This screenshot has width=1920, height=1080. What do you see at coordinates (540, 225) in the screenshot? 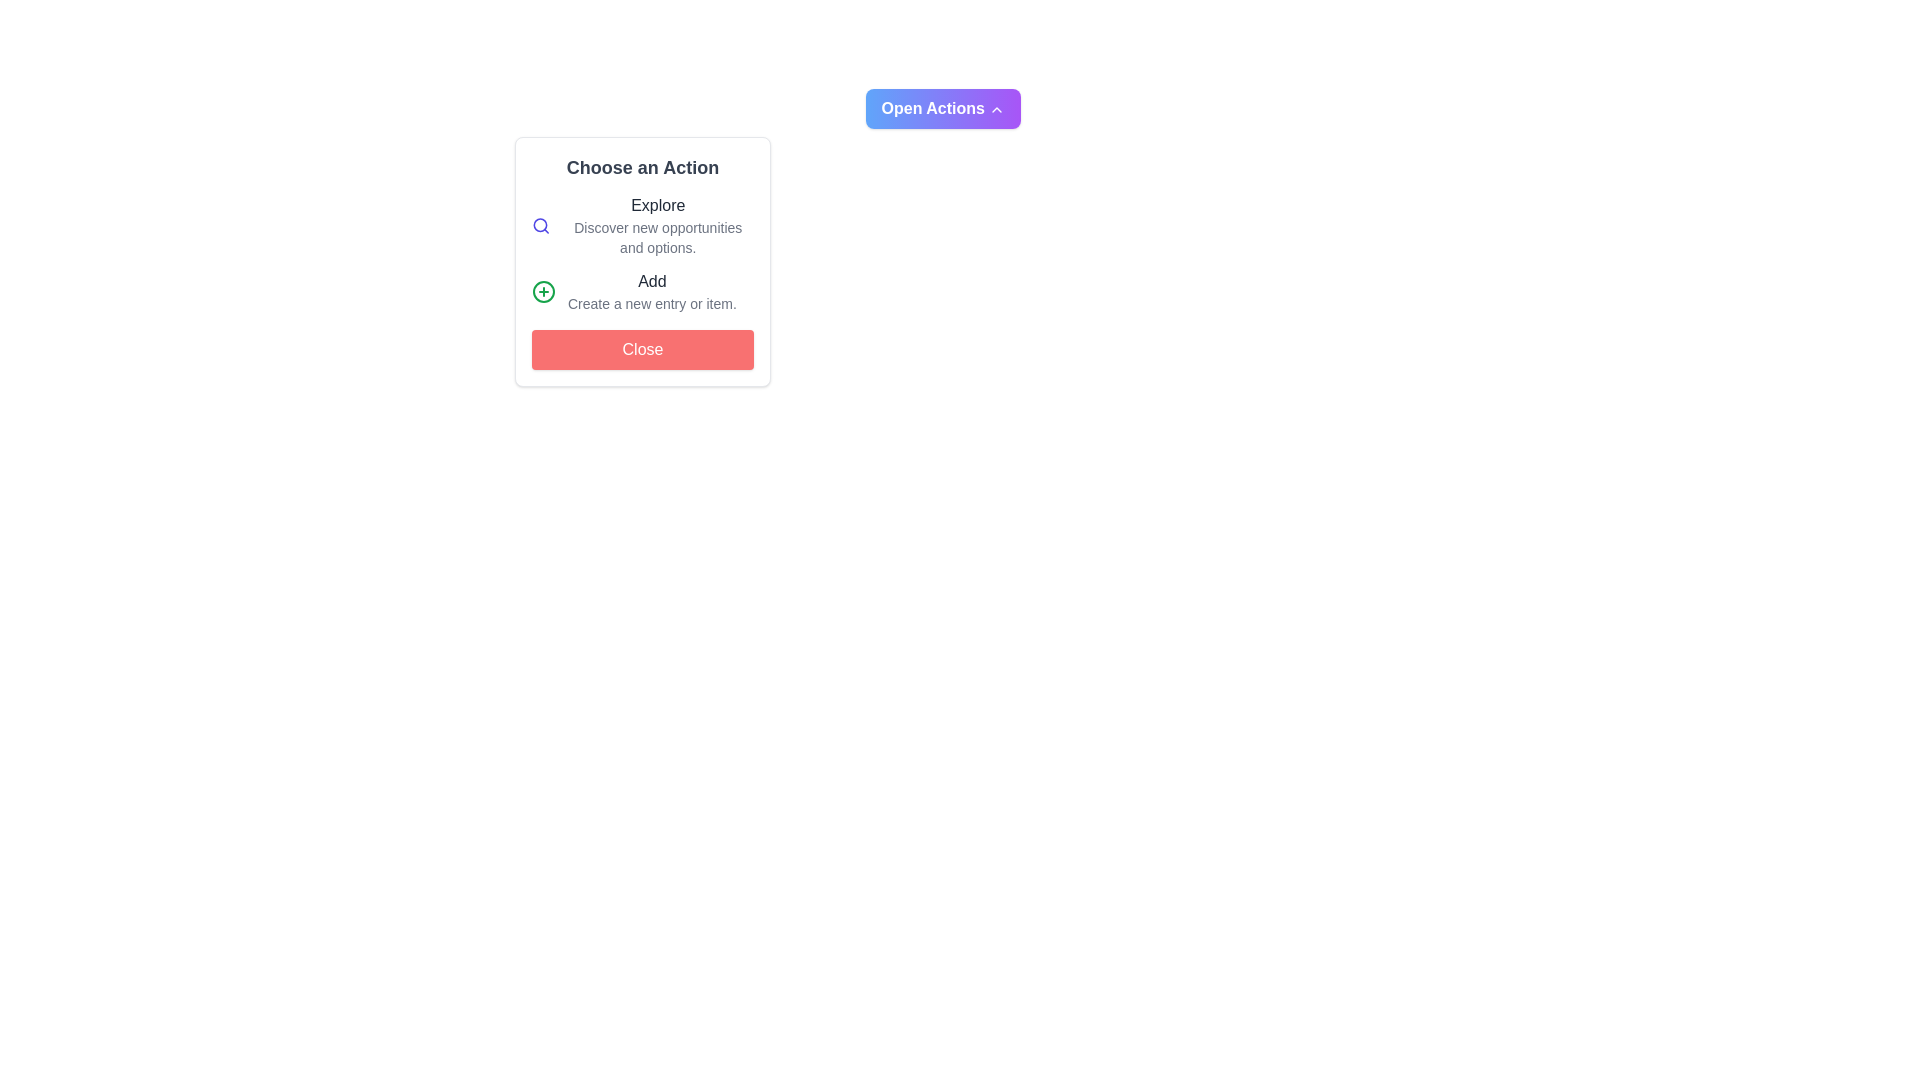
I see `the circular shape within the search icon, which is located in the upper right area of the UI, near the 'Open Actions' button` at bounding box center [540, 225].